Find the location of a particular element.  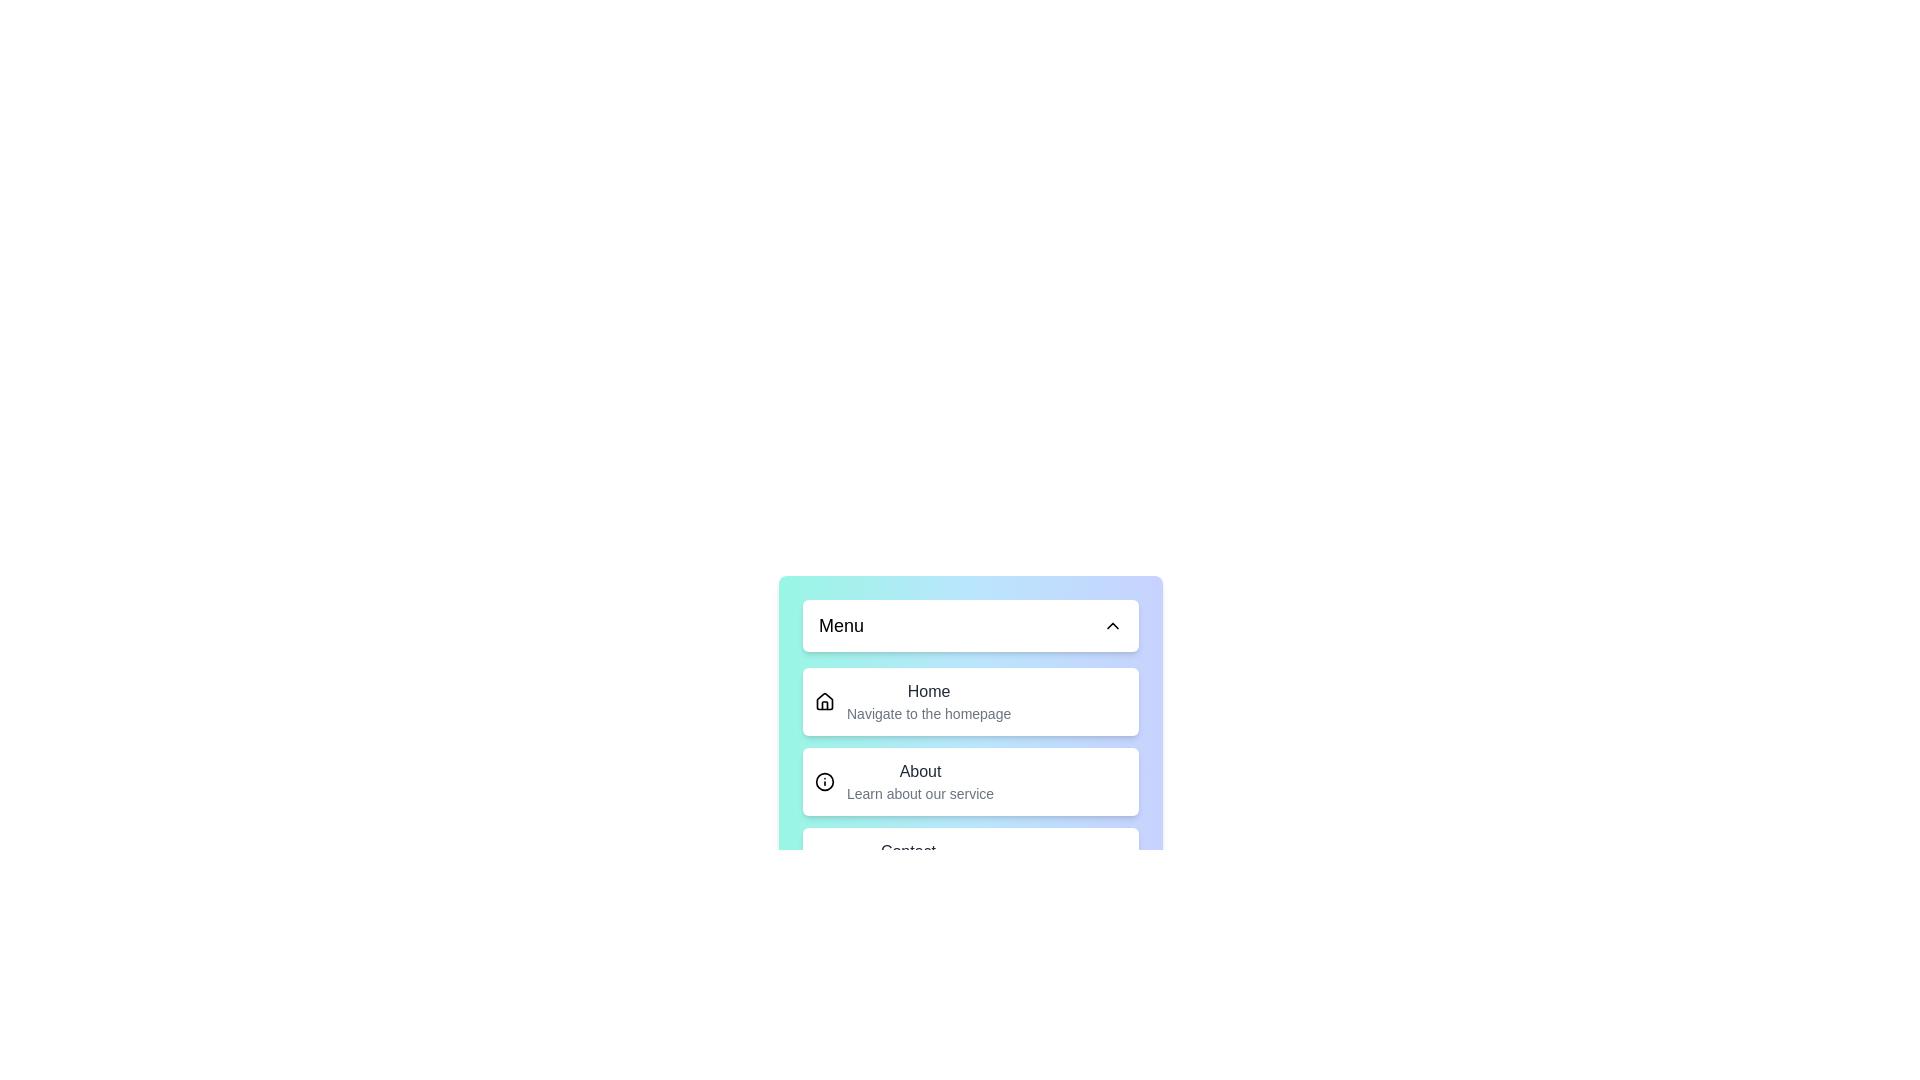

the menu item About to navigate is located at coordinates (970, 781).